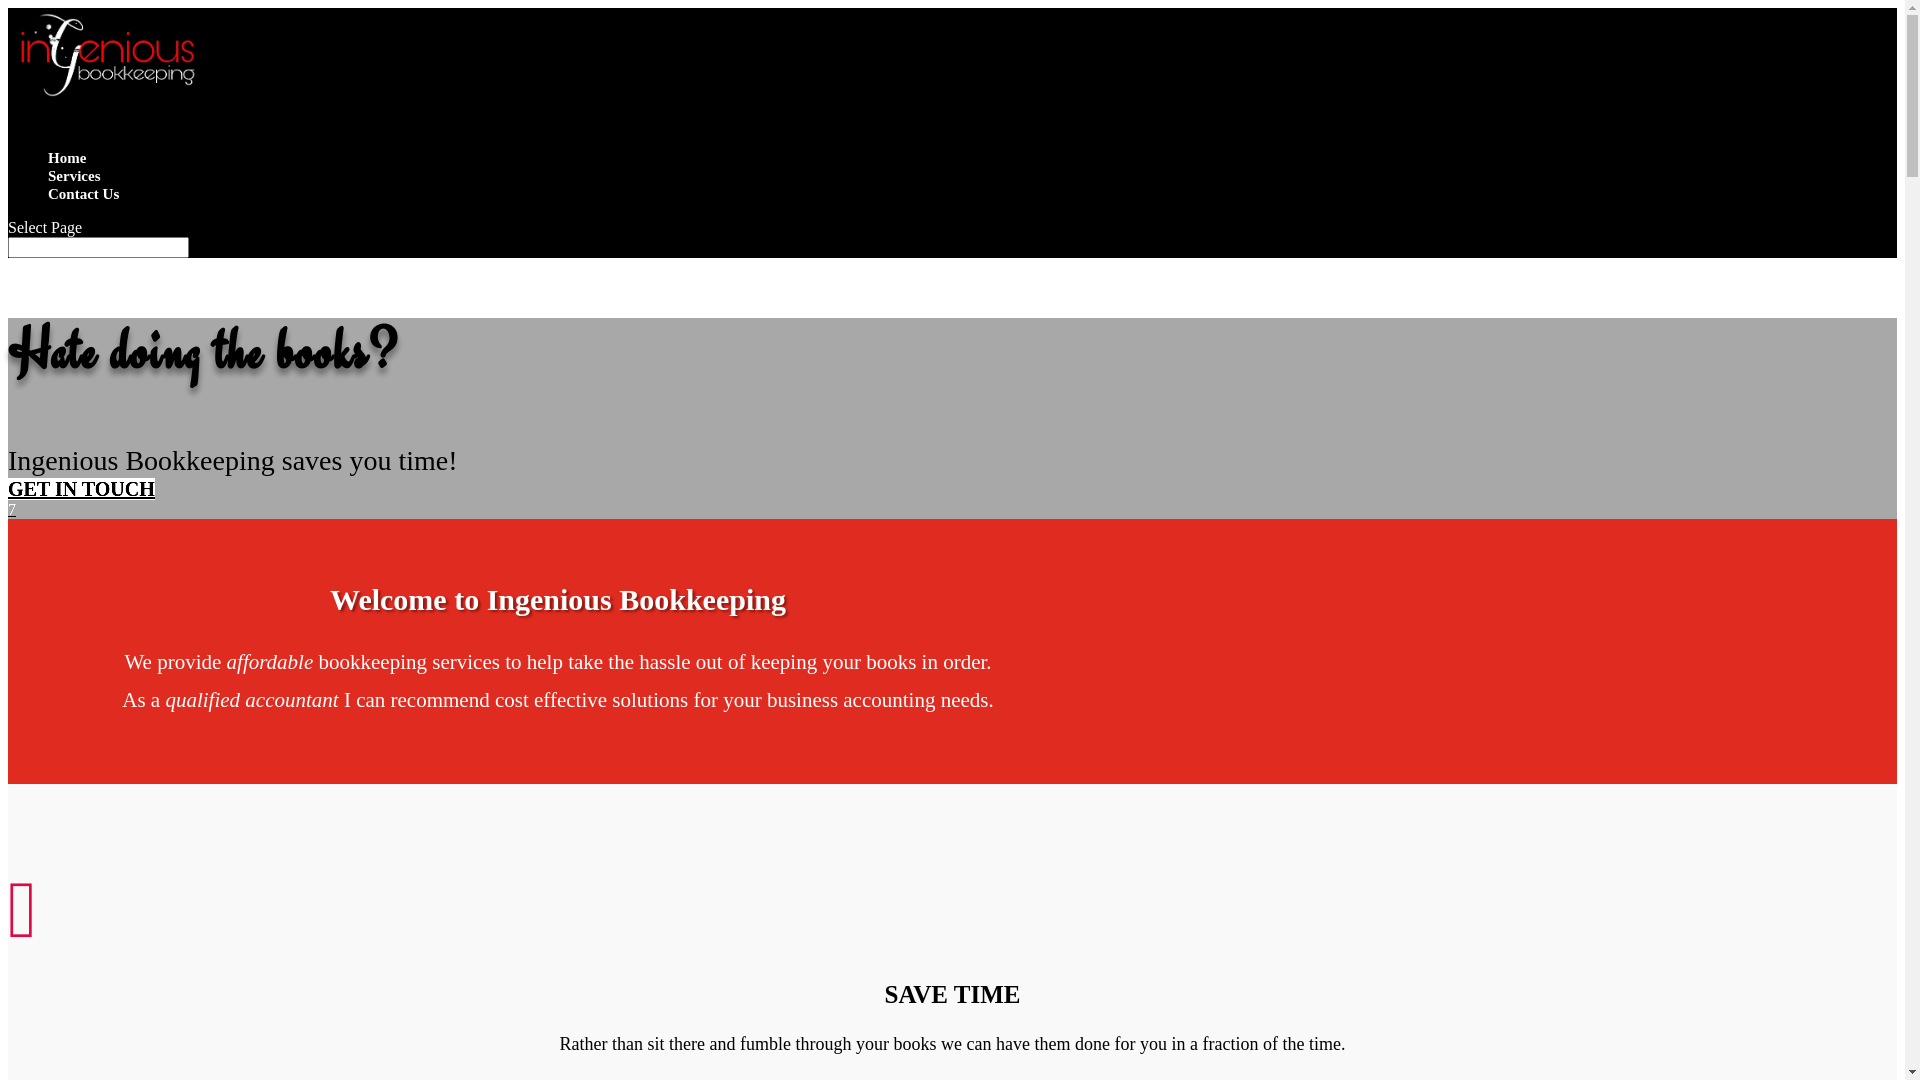 The width and height of the screenshot is (1920, 1080). I want to click on 'Home', so click(48, 168).